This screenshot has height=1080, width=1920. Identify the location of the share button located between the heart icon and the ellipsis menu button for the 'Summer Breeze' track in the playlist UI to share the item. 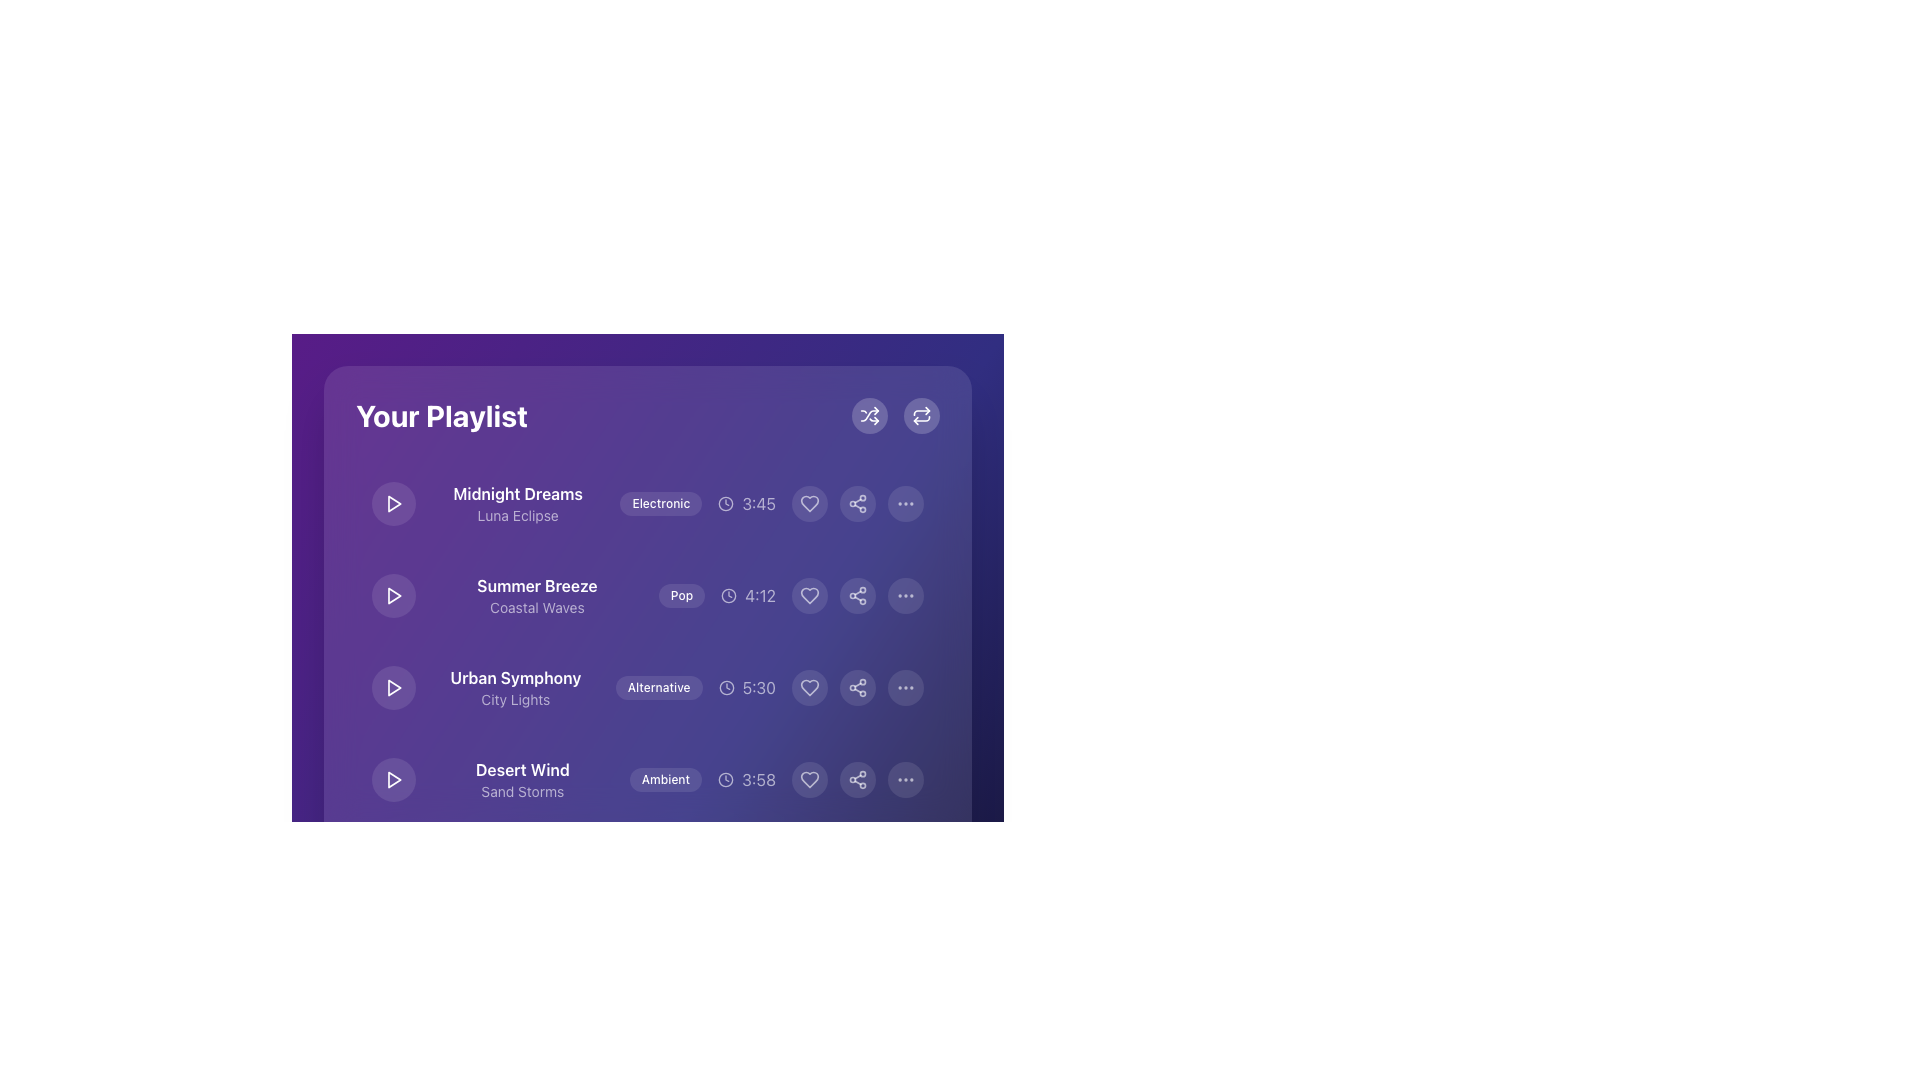
(858, 595).